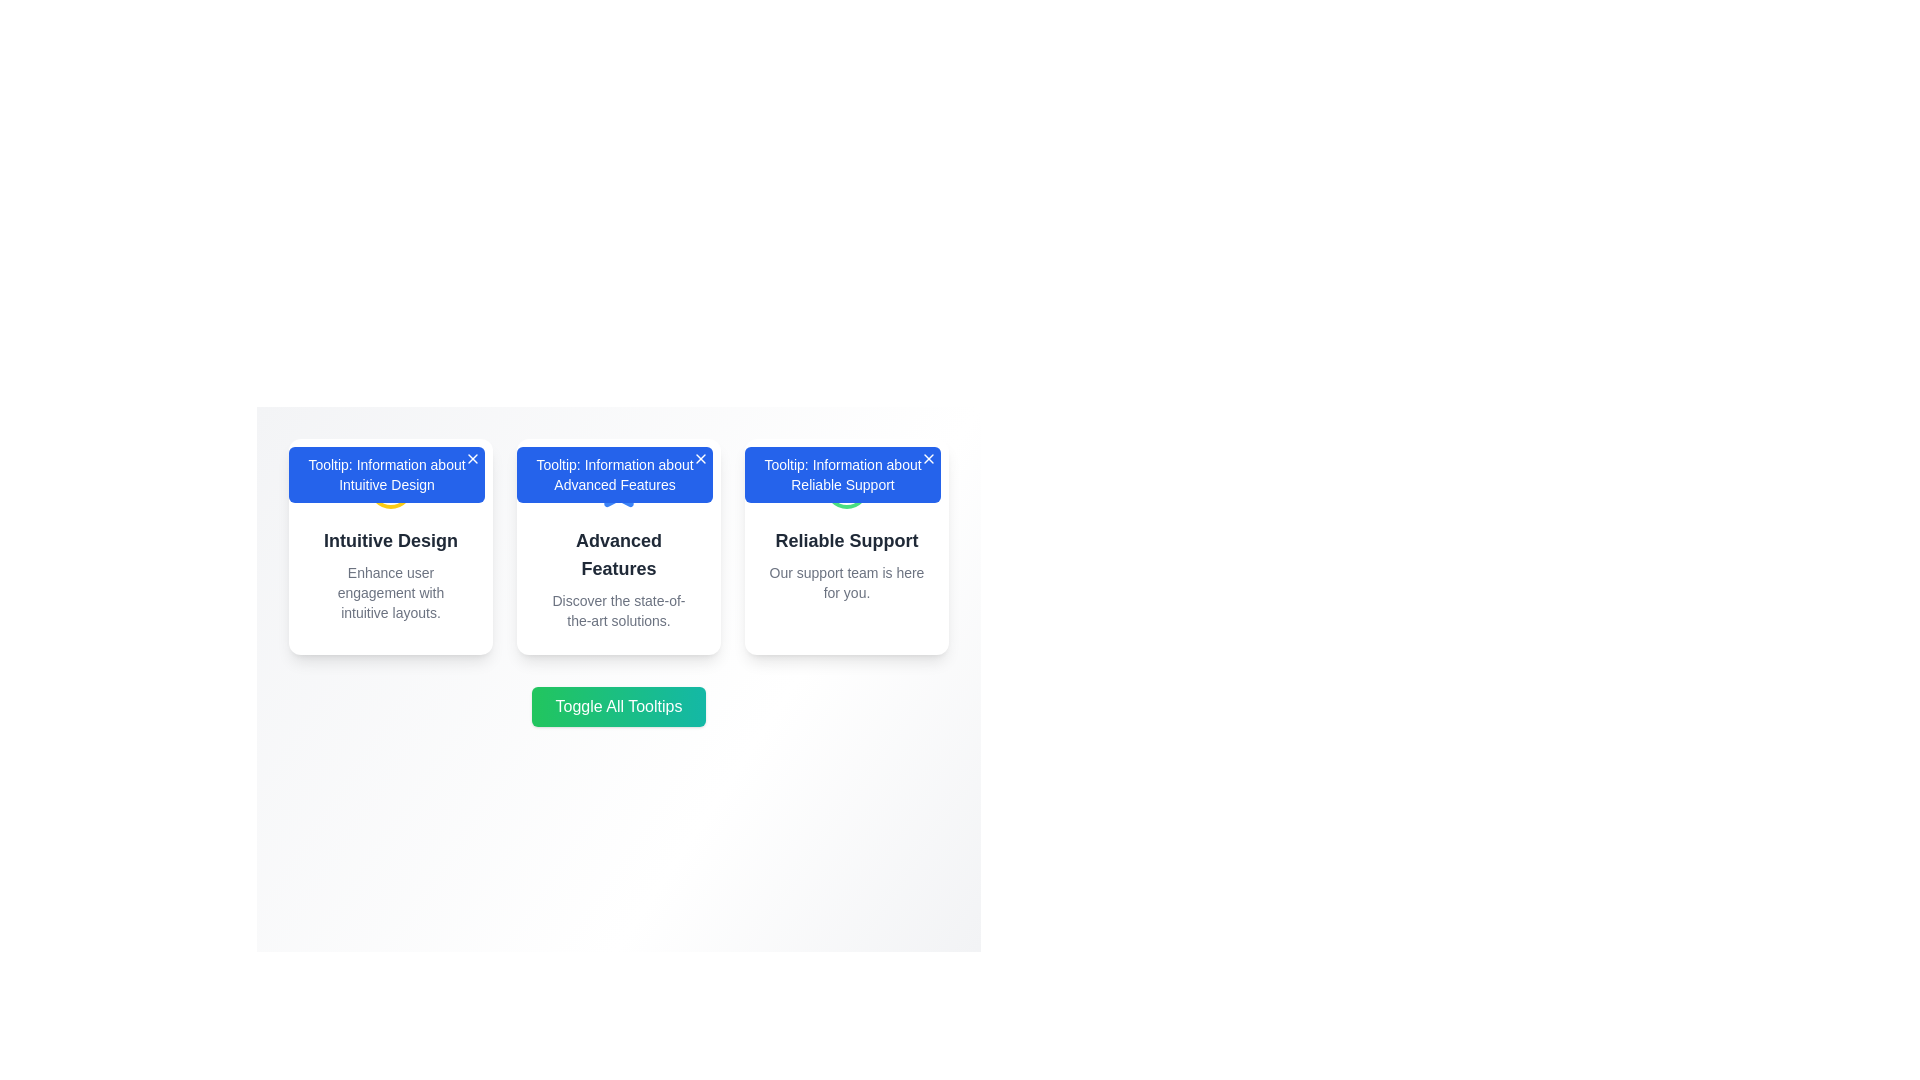 The image size is (1920, 1080). What do you see at coordinates (700, 459) in the screenshot?
I see `the close button icon, which is a white outlined 'X' on a blue background located in the top-right corner of the tooltip labeled 'Tooltip: Information about Advanced Features.'` at bounding box center [700, 459].